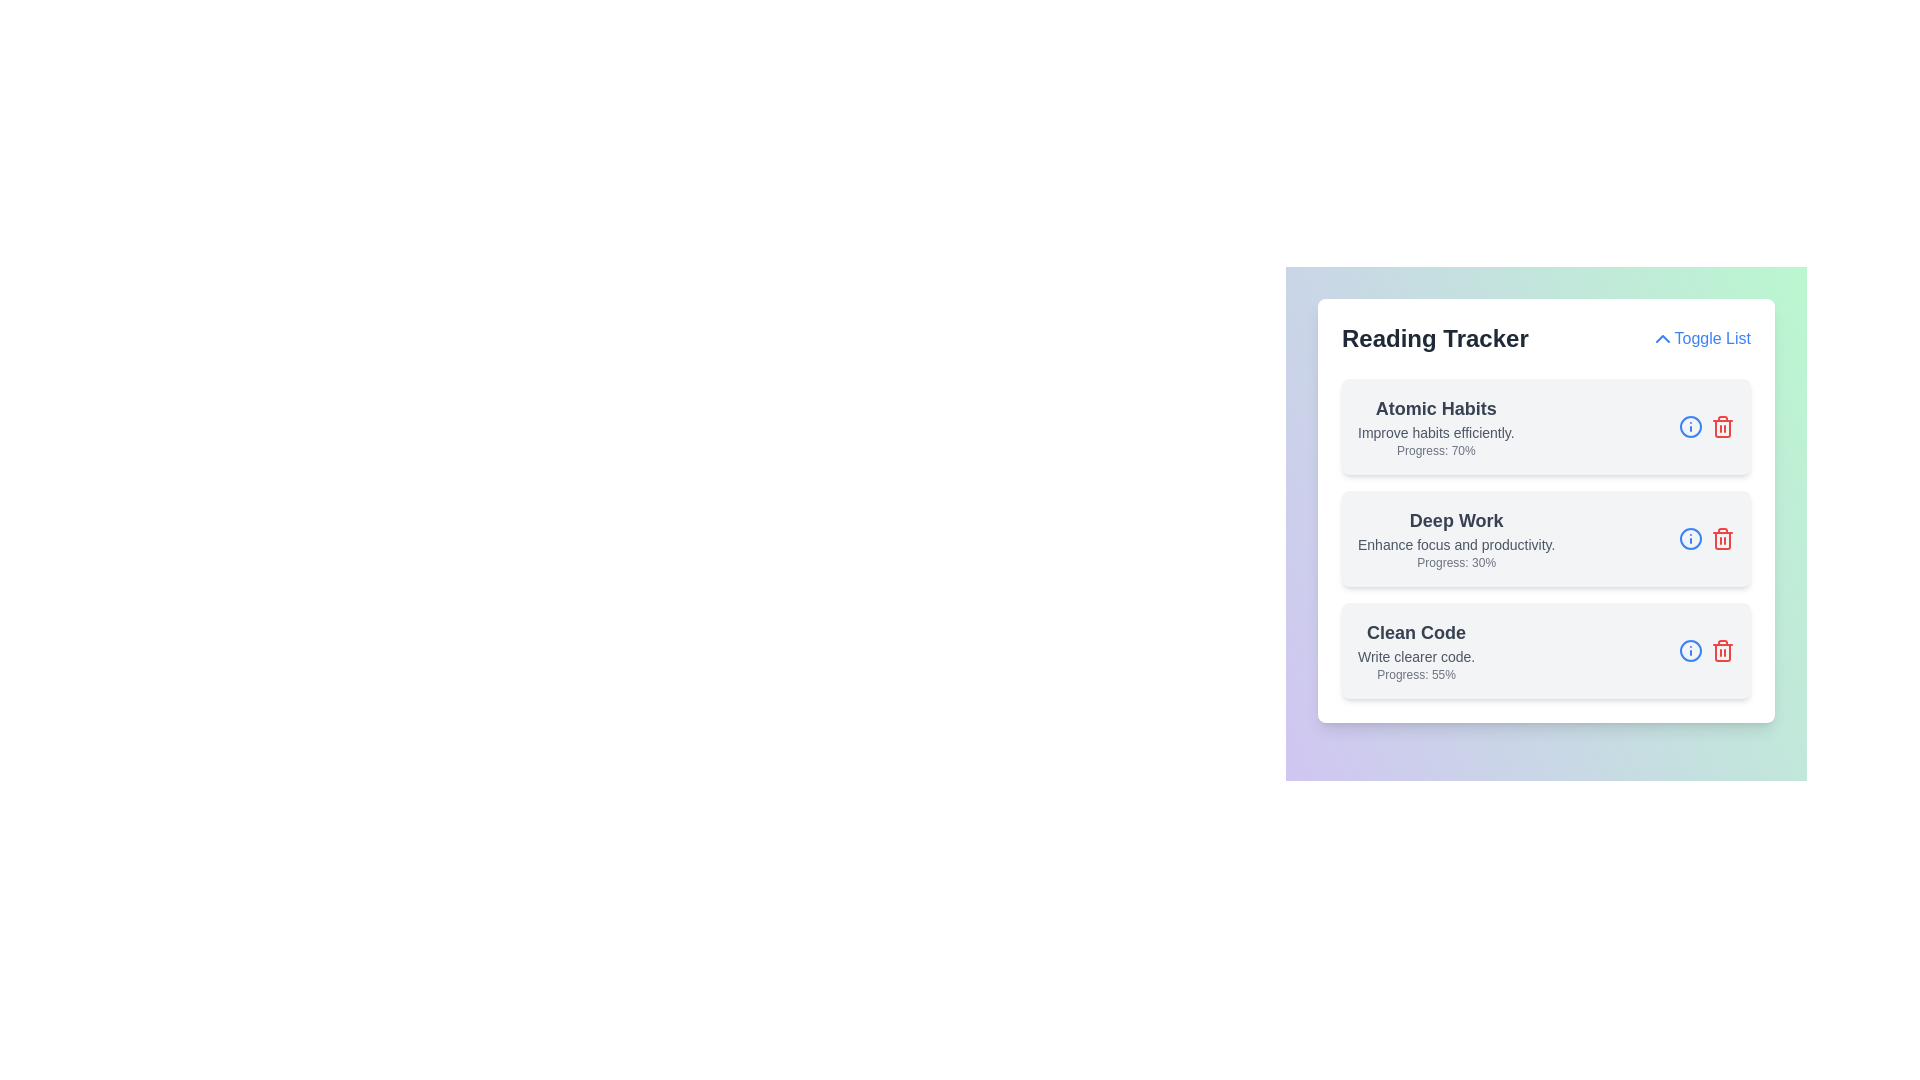  I want to click on the multiline text block titled 'Deep Work', which contains the subtext 'Enhance focus and productivity.' and the progress indication 'Progress: 30%', located in a vertically aligned list of entries, so click(1456, 538).